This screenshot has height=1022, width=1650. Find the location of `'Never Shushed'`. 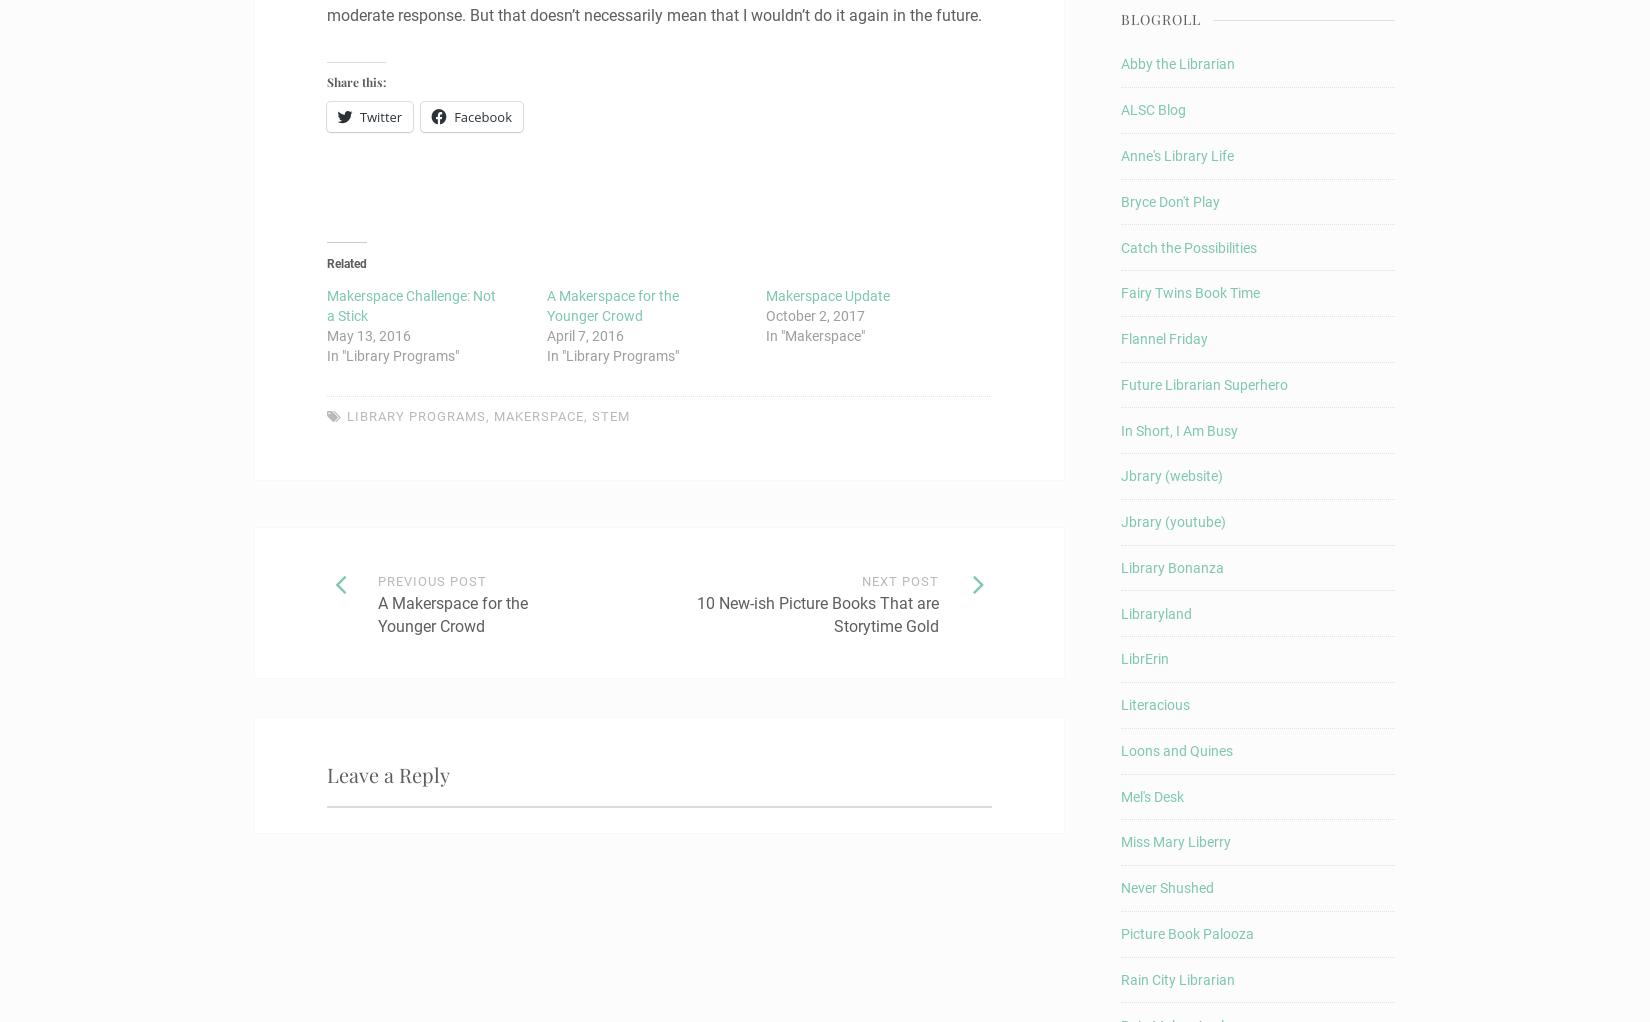

'Never Shushed' is located at coordinates (1167, 887).